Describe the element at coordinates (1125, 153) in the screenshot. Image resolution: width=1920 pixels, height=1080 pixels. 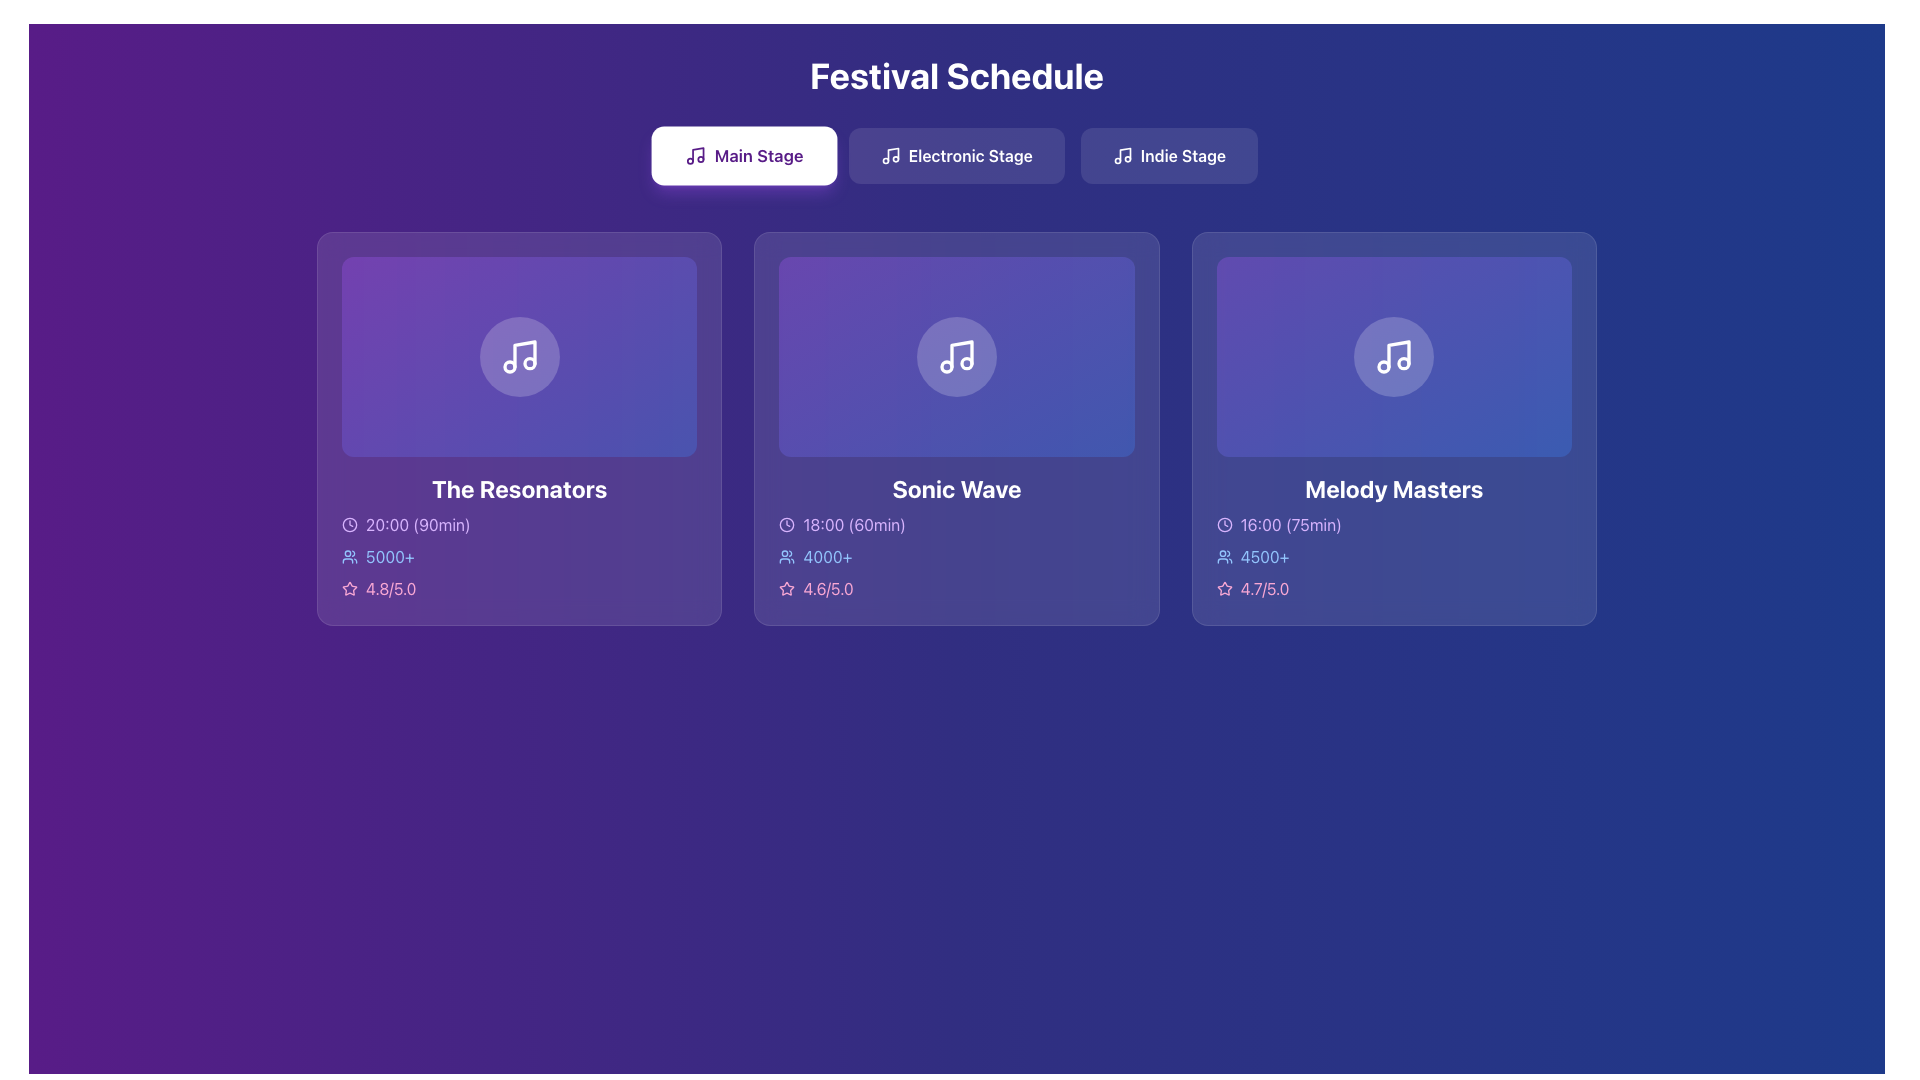
I see `the musical note icon located in the upper section of the 'Sonic Wave' card, which is displayed against a gradient purple background. This icon is part of the graphical representation for audio-related content` at that location.